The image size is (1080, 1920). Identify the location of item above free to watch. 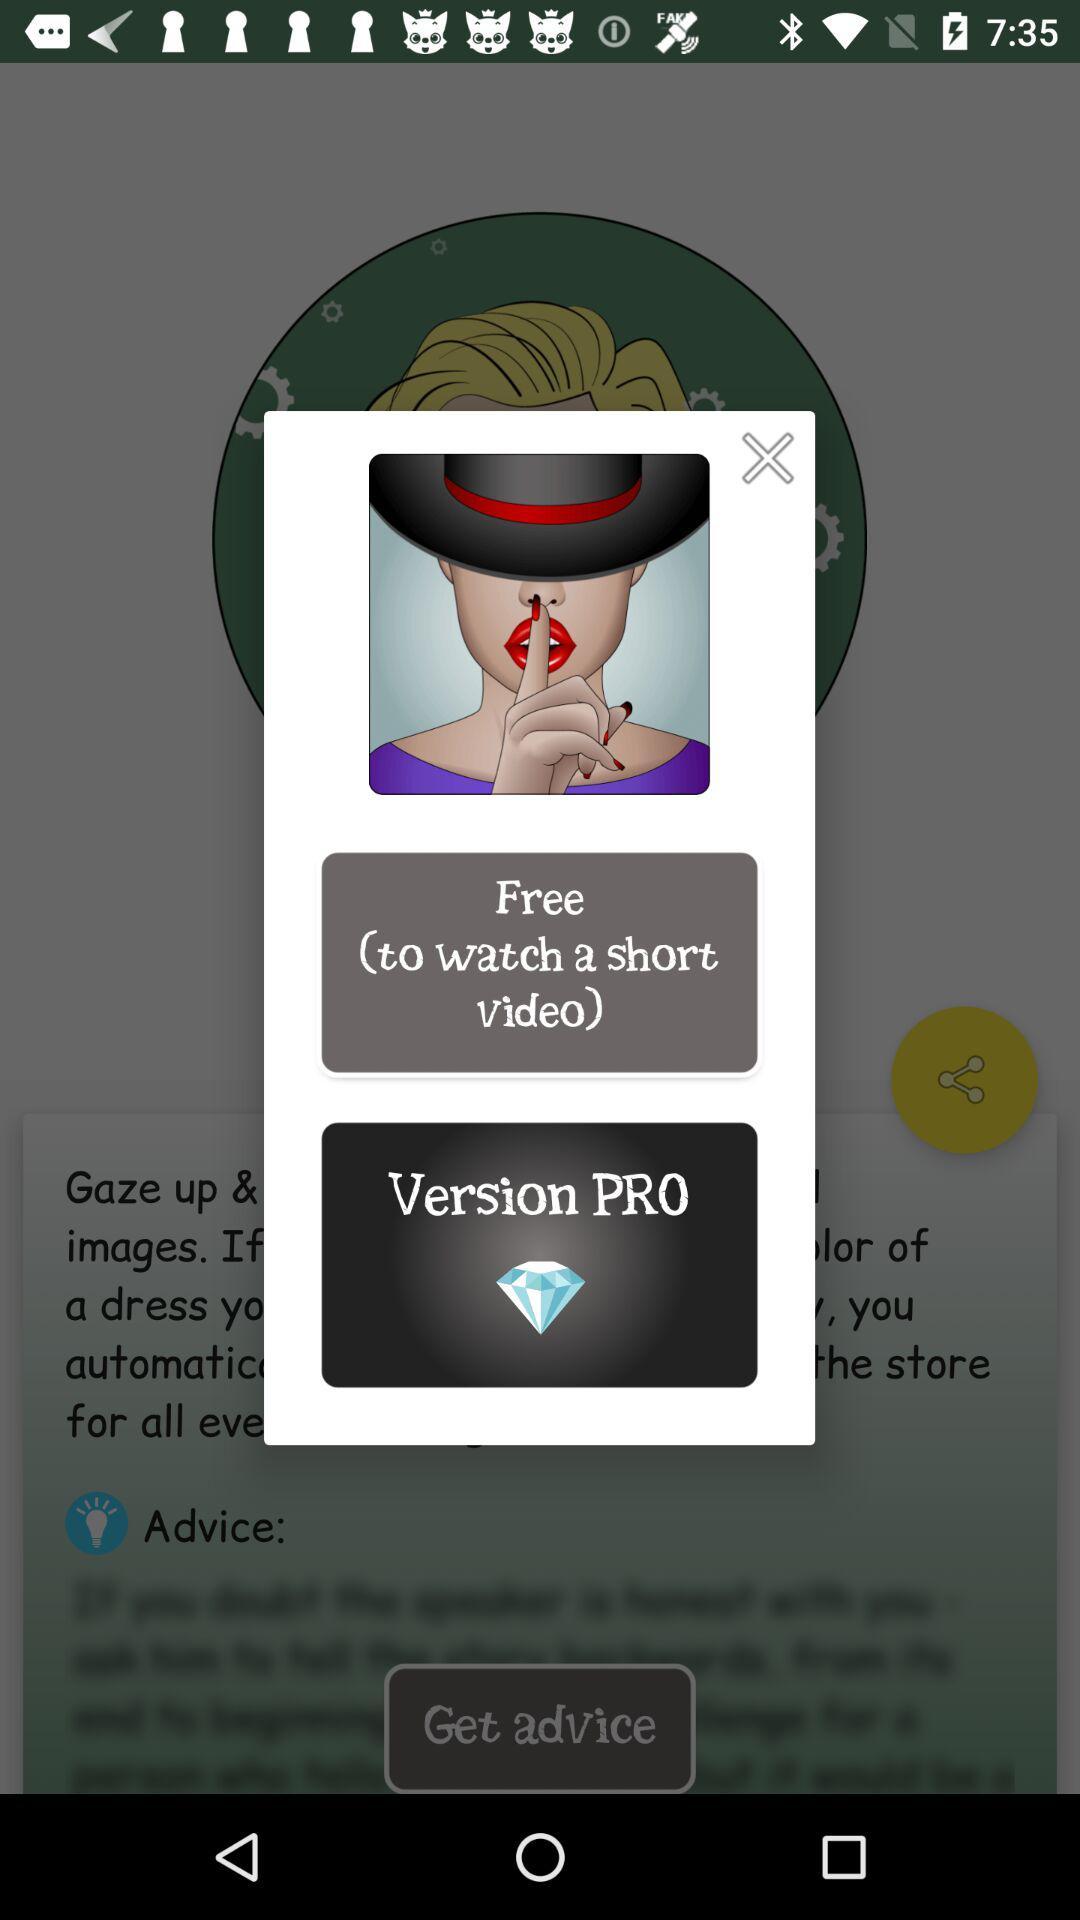
(766, 457).